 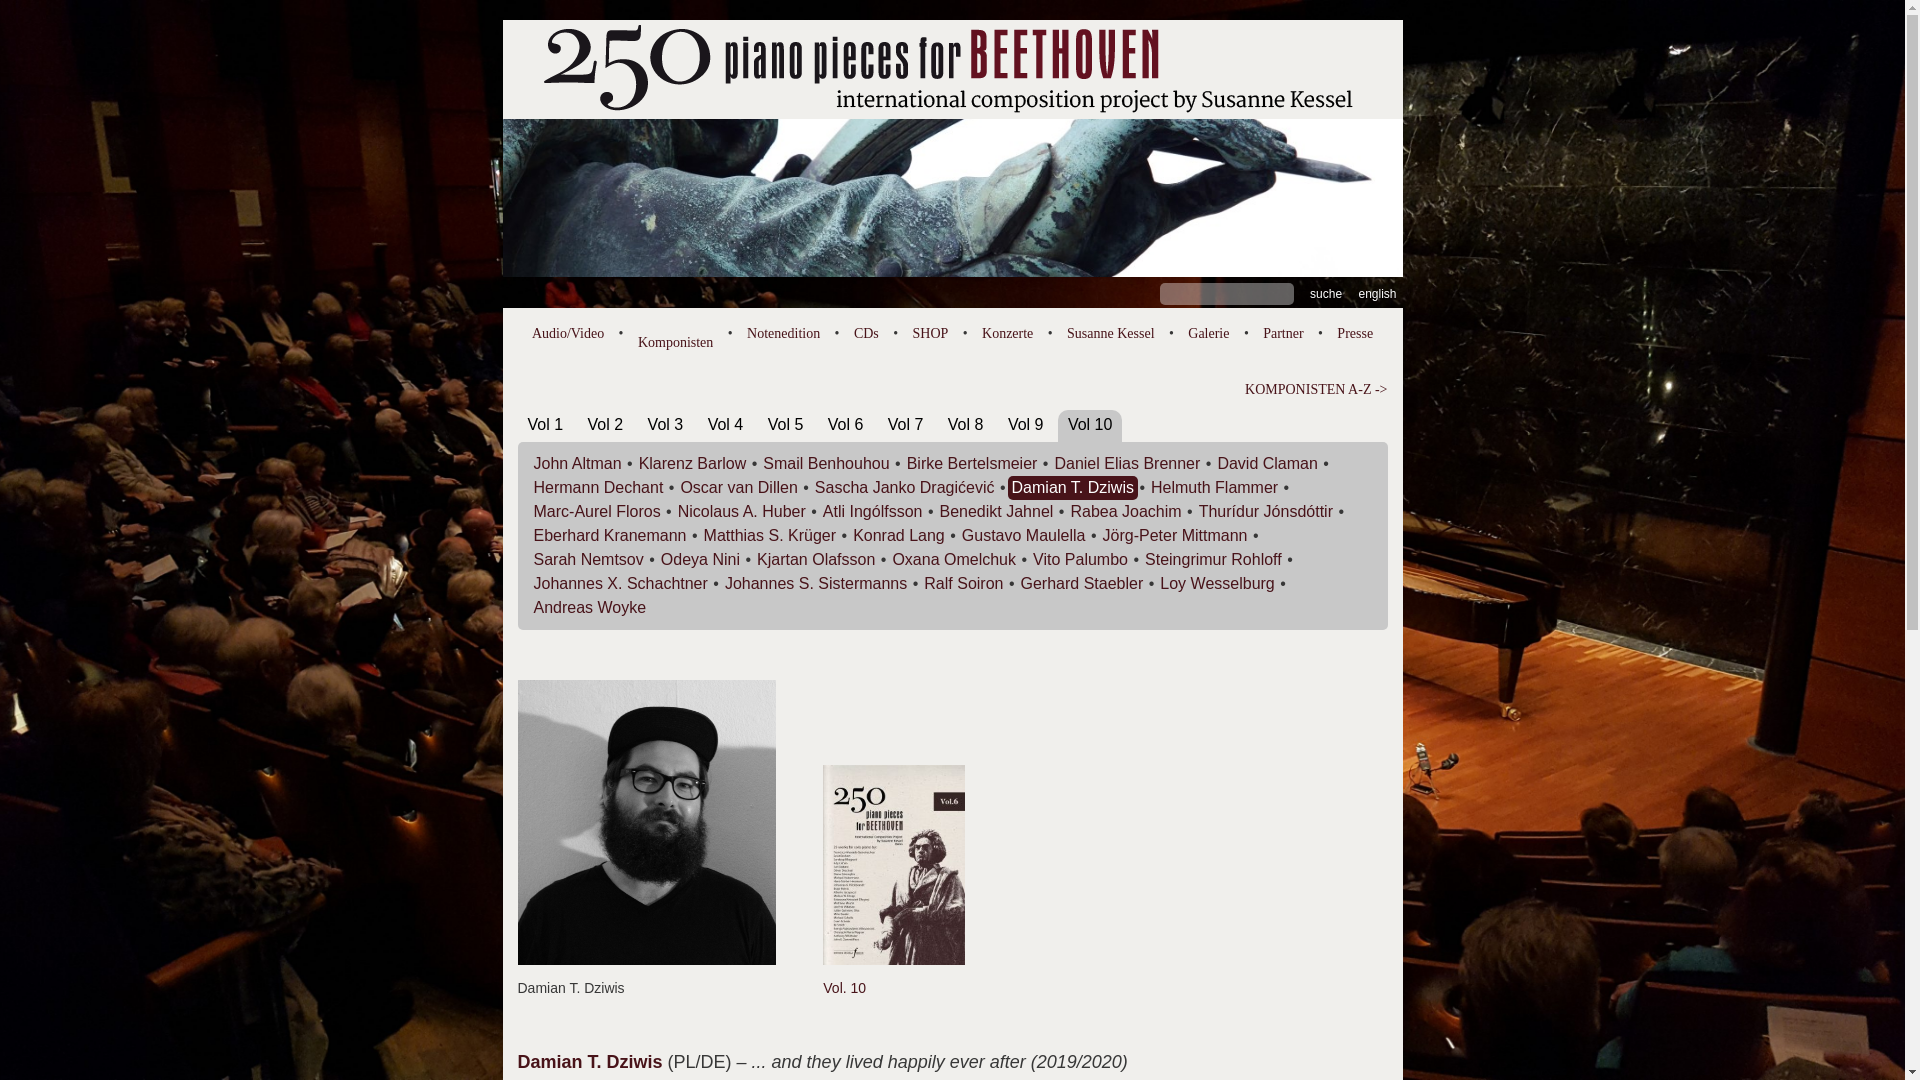 I want to click on 'Vol 7', so click(x=887, y=423).